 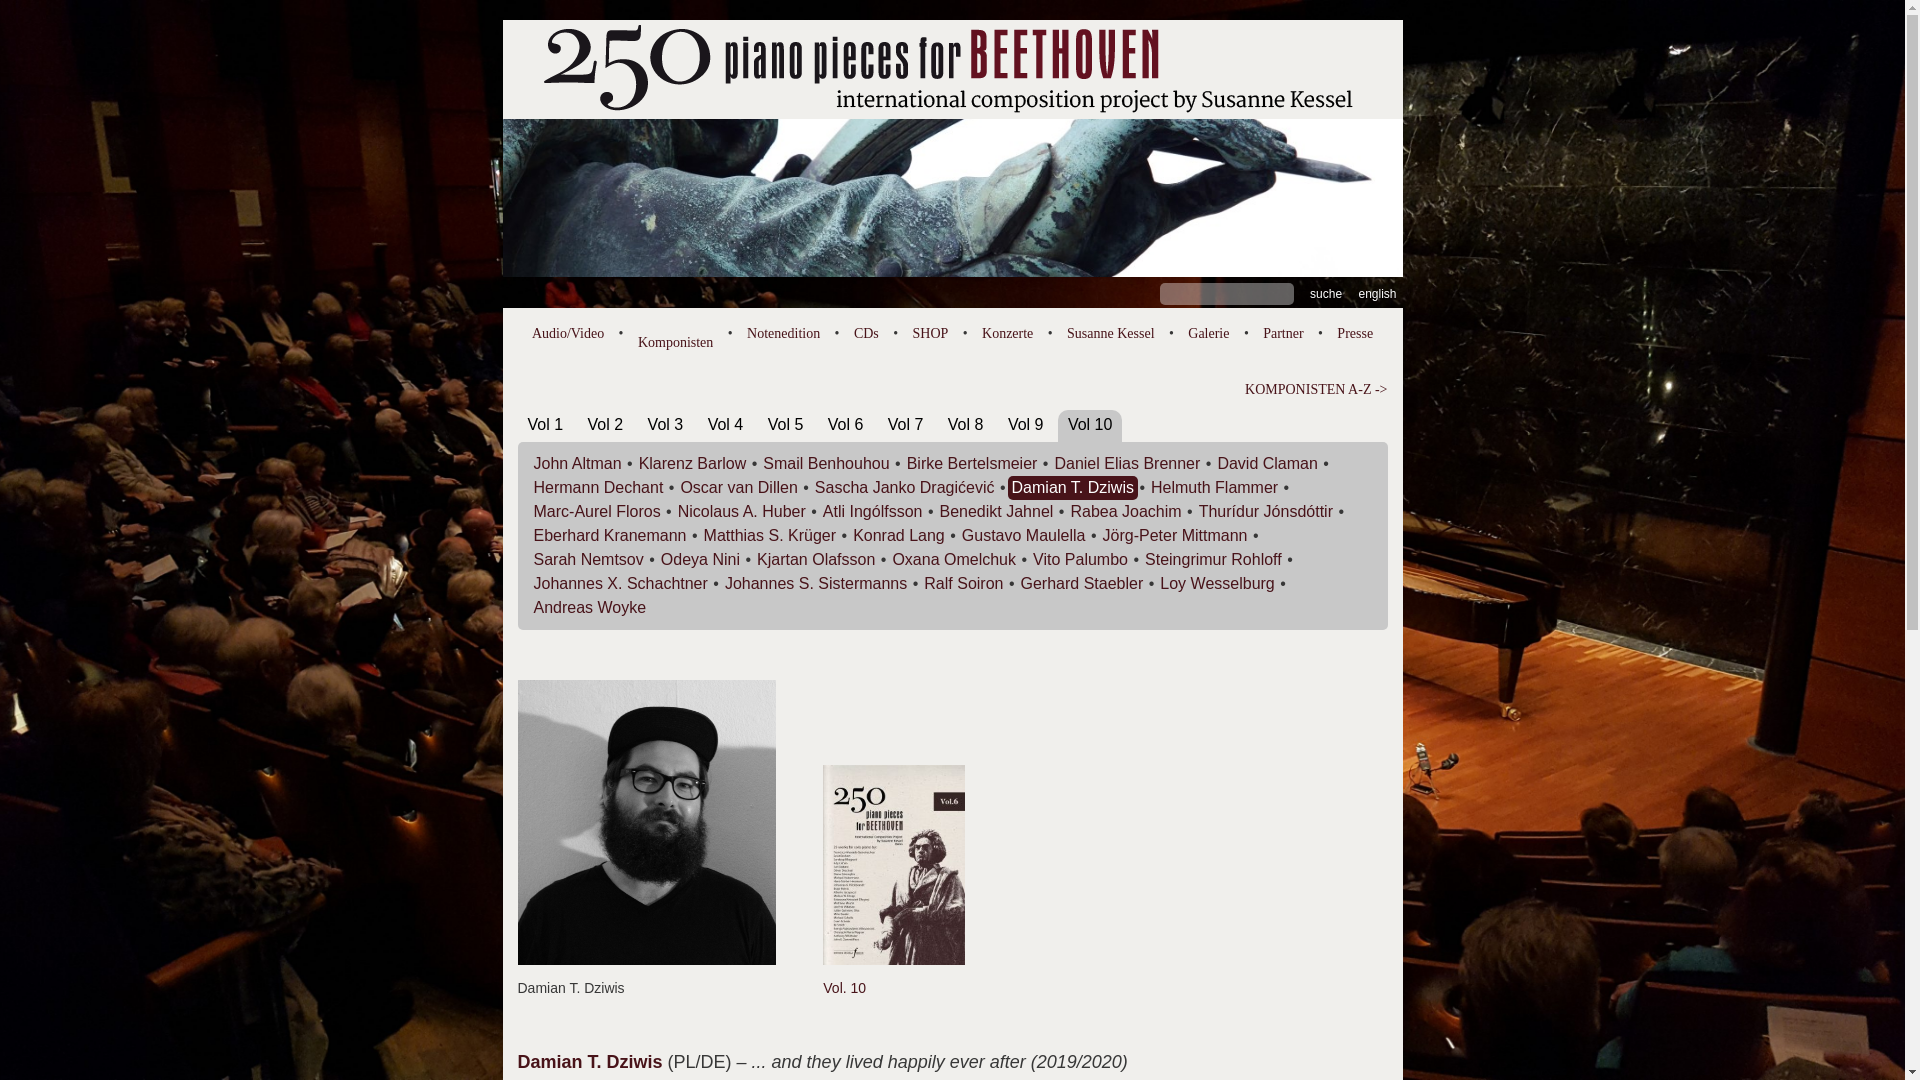 I want to click on 'Vol 7', so click(x=887, y=423).